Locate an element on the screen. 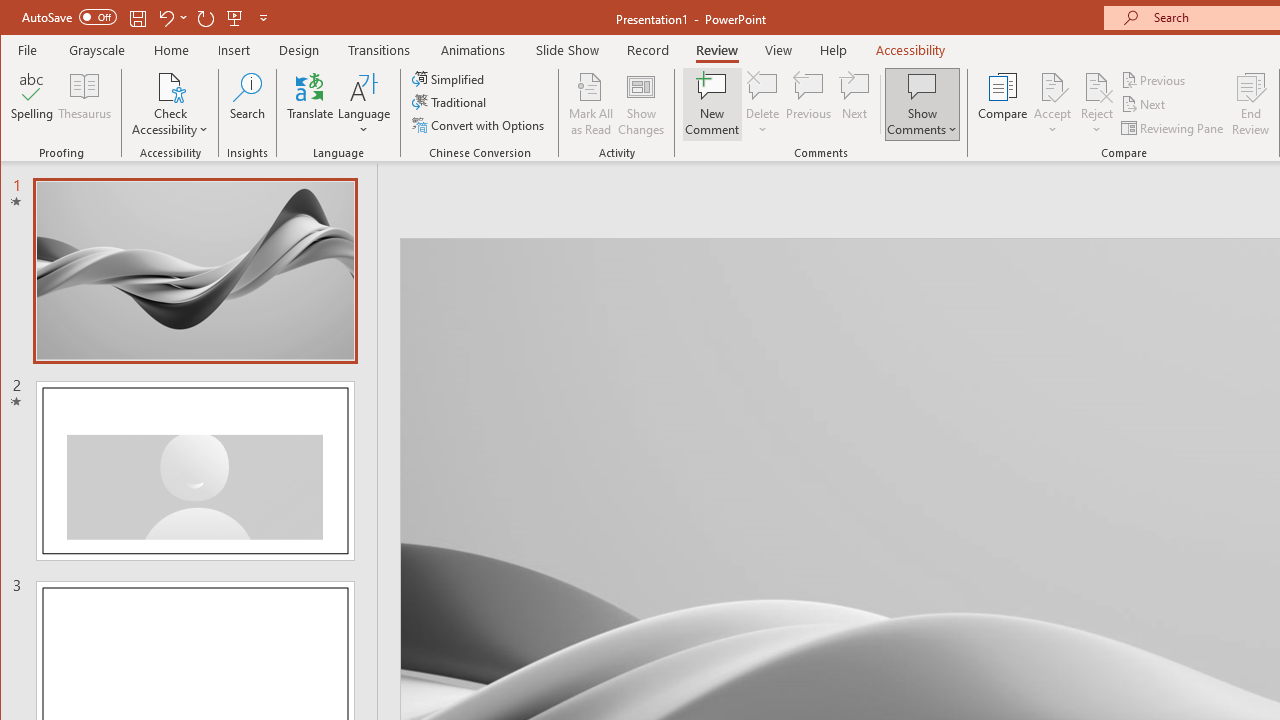 The image size is (1280, 720). 'Reviewing Pane' is located at coordinates (1173, 128).